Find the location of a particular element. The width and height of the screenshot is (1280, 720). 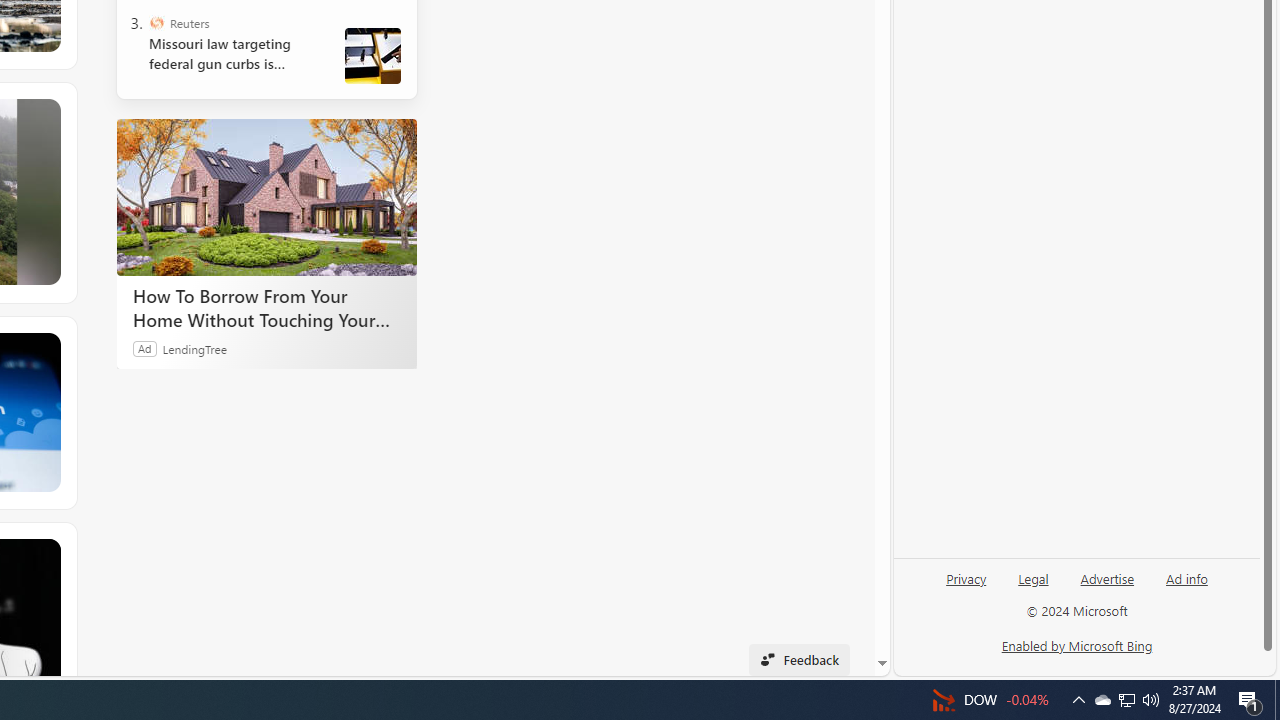

'Privacy' is located at coordinates (966, 577).